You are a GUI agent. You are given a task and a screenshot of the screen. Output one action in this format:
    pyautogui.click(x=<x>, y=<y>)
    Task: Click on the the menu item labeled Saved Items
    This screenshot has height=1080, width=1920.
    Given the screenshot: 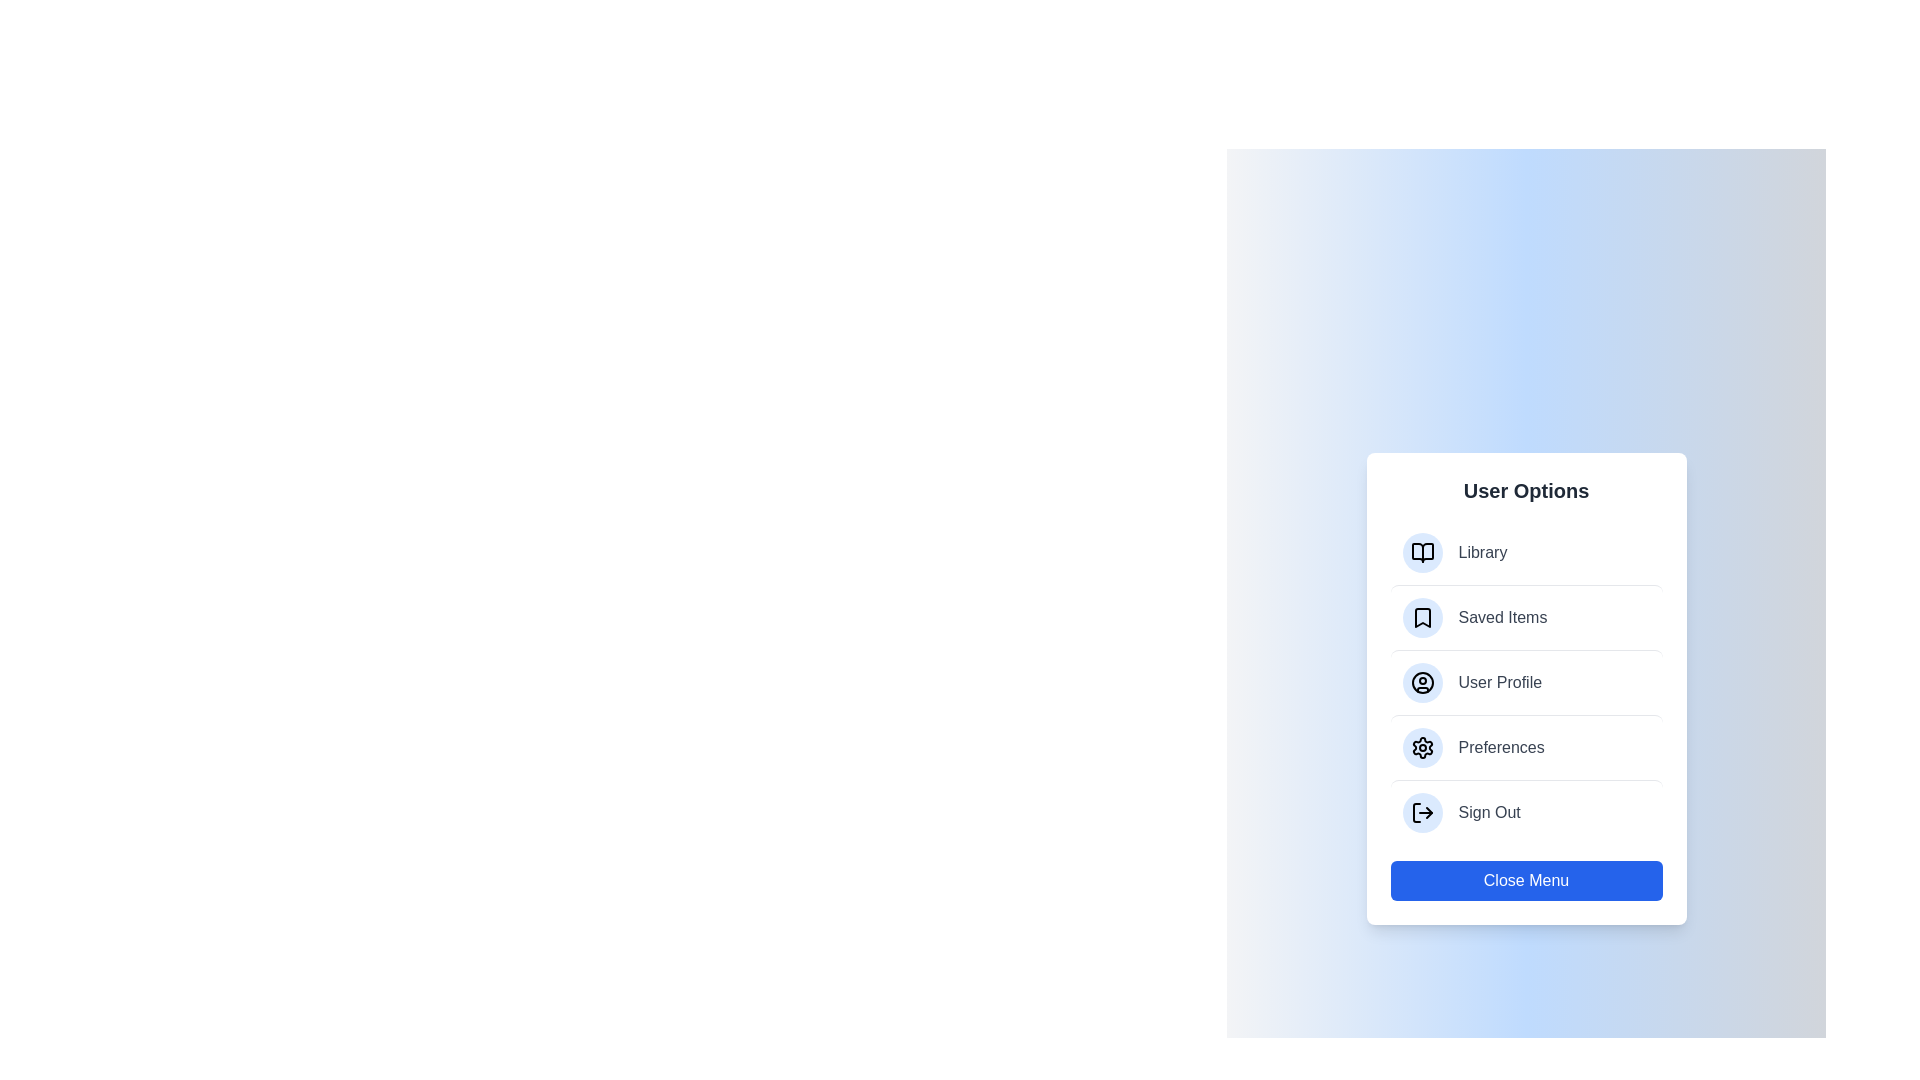 What is the action you would take?
    pyautogui.click(x=1525, y=616)
    